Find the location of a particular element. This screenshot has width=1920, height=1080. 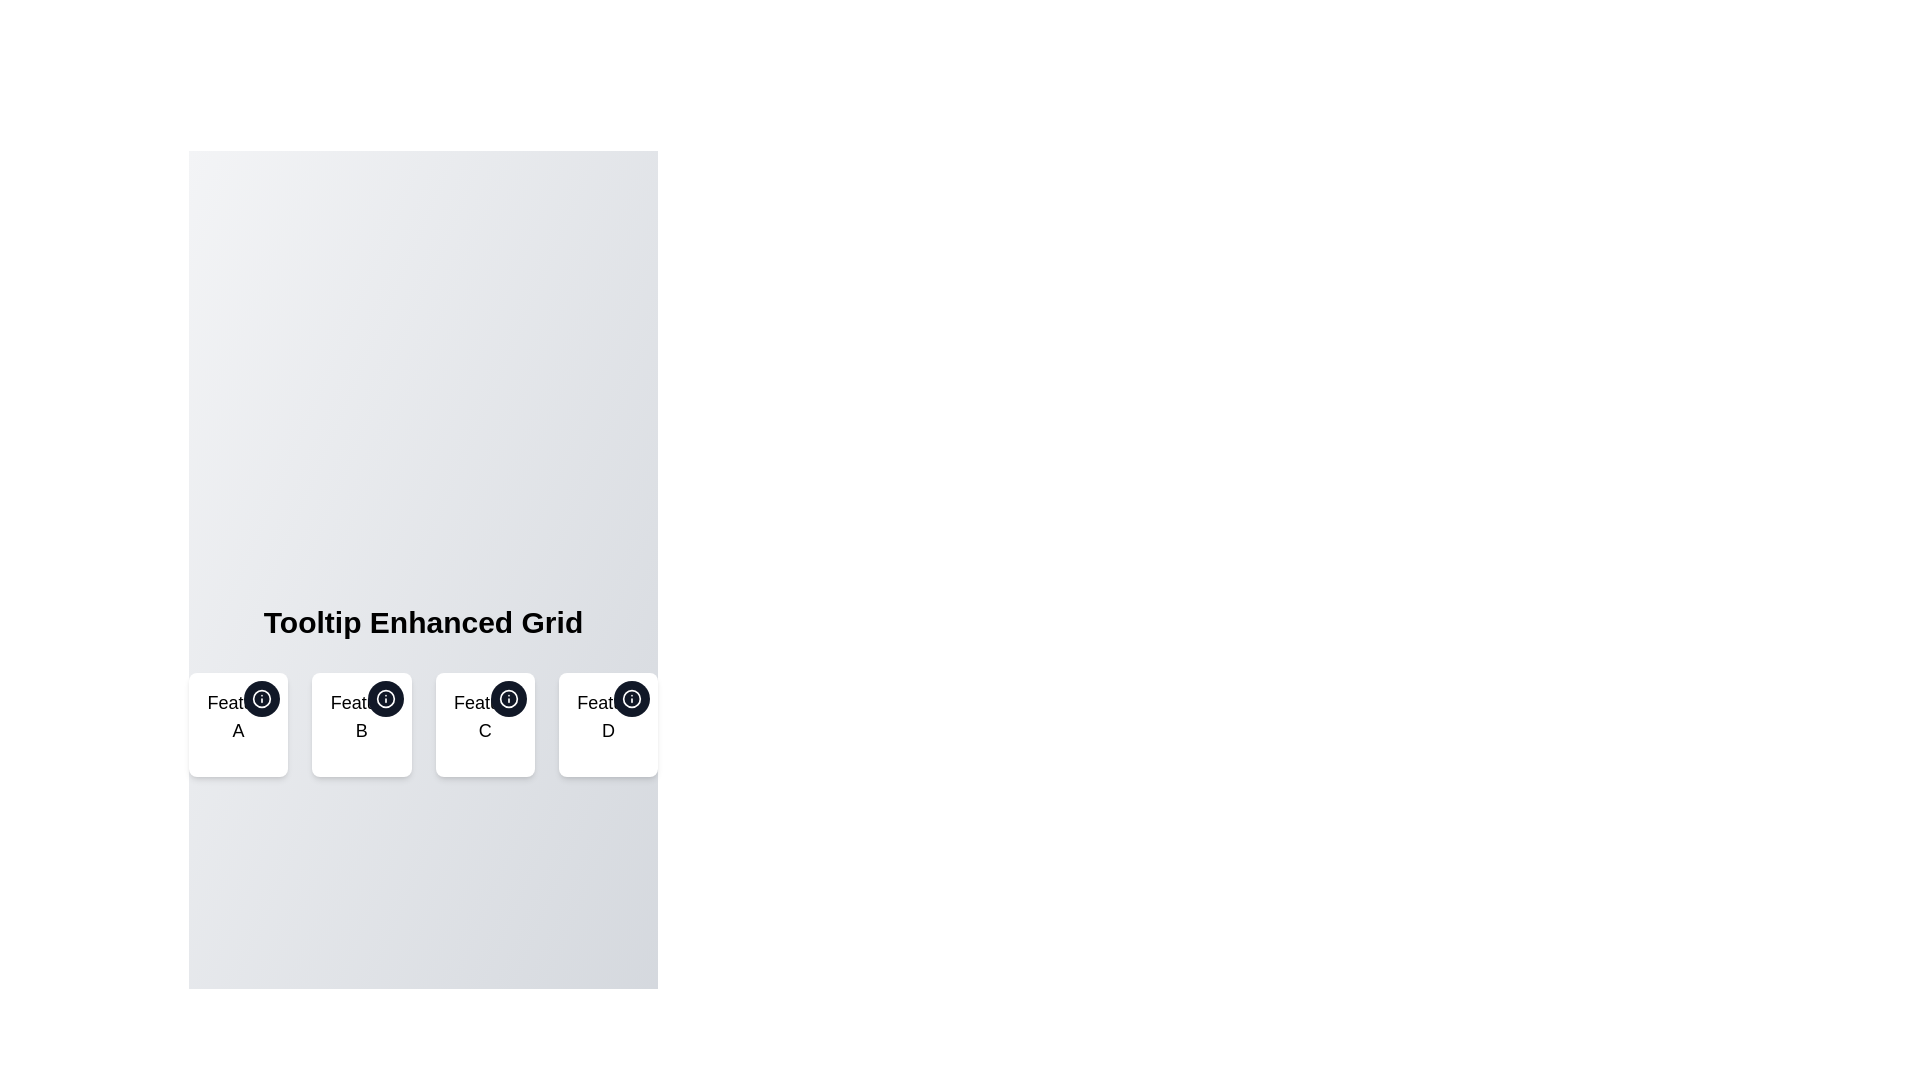

the informational icon related to the label 'Feat C' for accessibility navigation is located at coordinates (508, 697).